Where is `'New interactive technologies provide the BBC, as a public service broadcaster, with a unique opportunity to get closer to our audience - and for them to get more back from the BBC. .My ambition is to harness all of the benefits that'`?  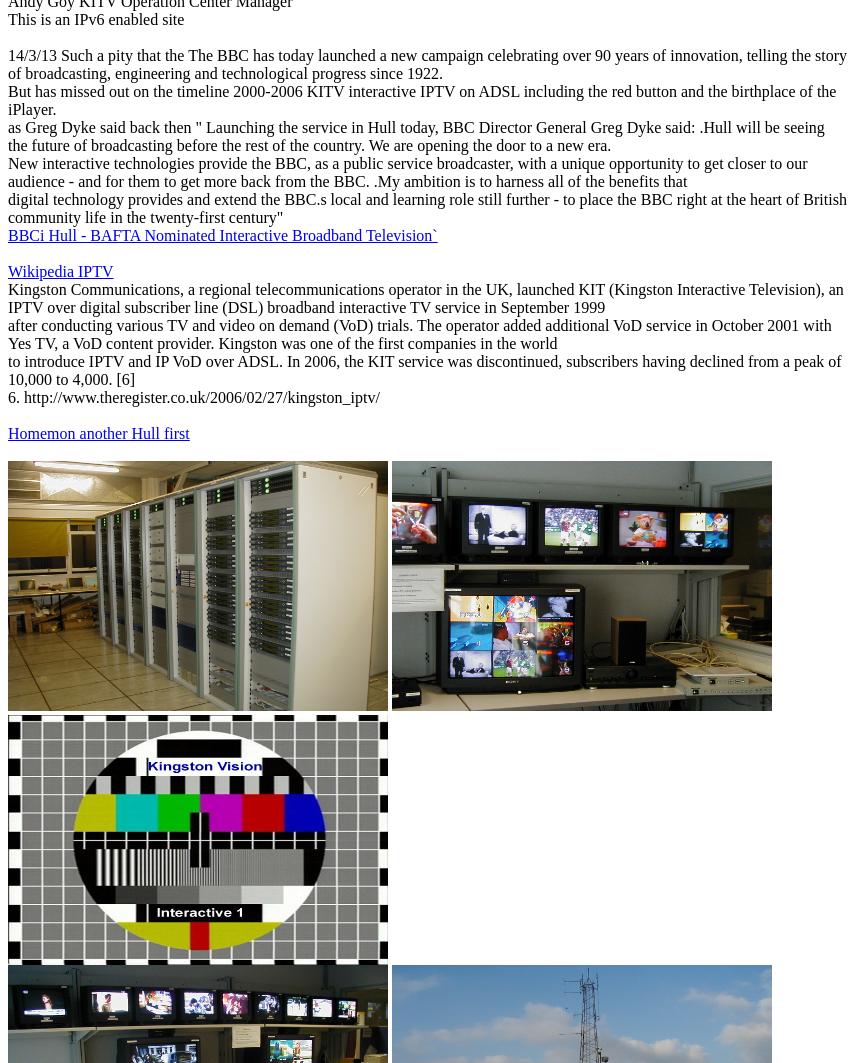 'New interactive technologies provide the BBC, as a public service broadcaster, with a unique opportunity to get closer to our audience - and for them to get more back from the BBC. .My ambition is to harness all of the benefits that' is located at coordinates (406, 171).